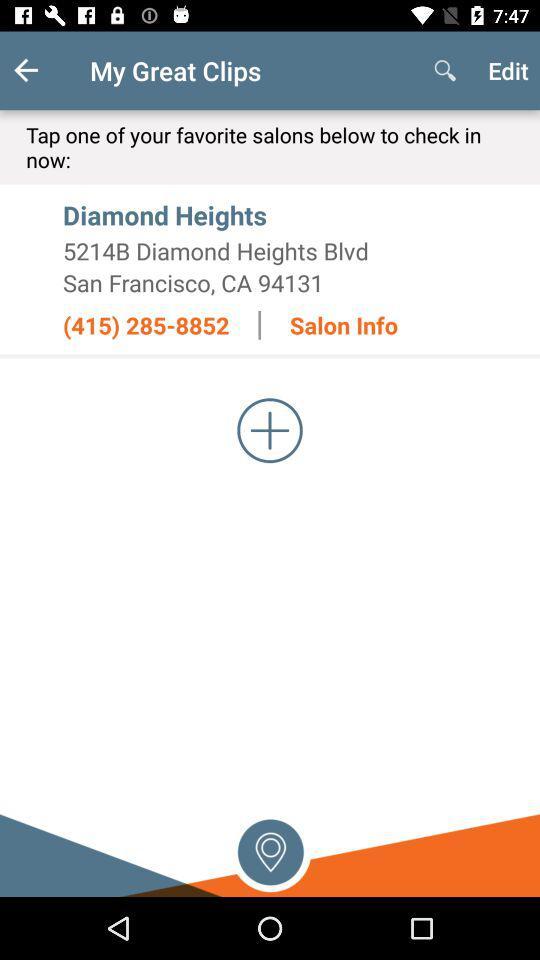 This screenshot has height=960, width=540. What do you see at coordinates (270, 849) in the screenshot?
I see `pin location` at bounding box center [270, 849].